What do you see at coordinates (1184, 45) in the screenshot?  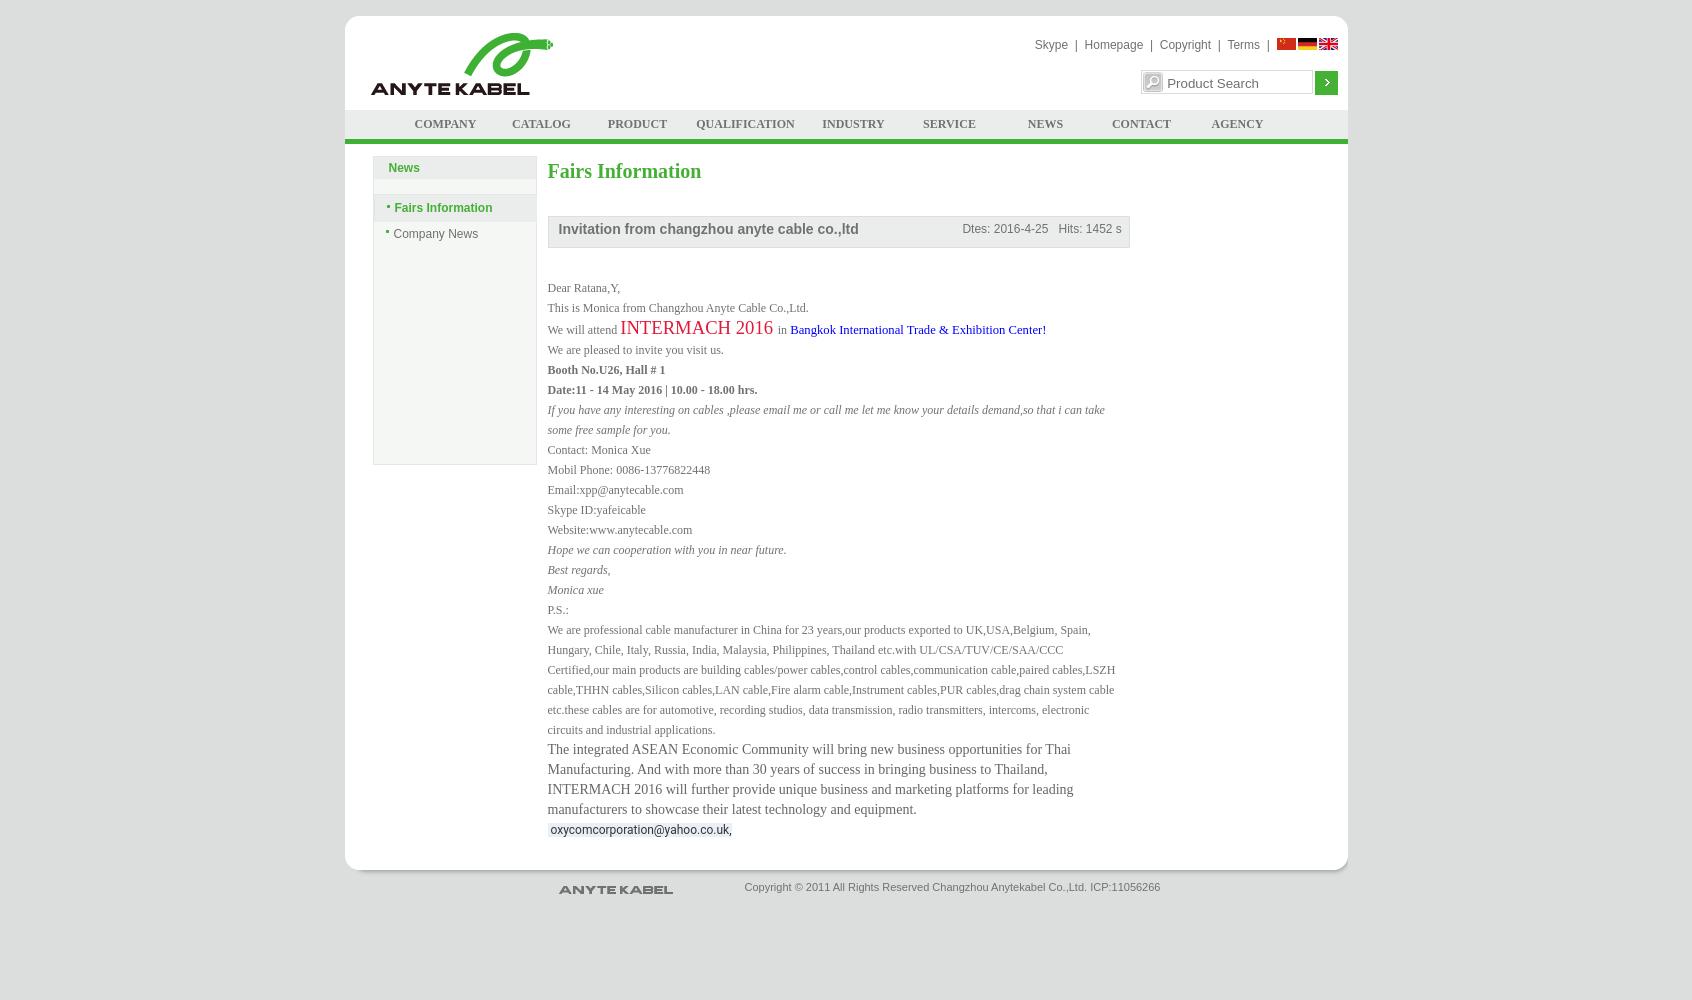 I see `'Copyright'` at bounding box center [1184, 45].